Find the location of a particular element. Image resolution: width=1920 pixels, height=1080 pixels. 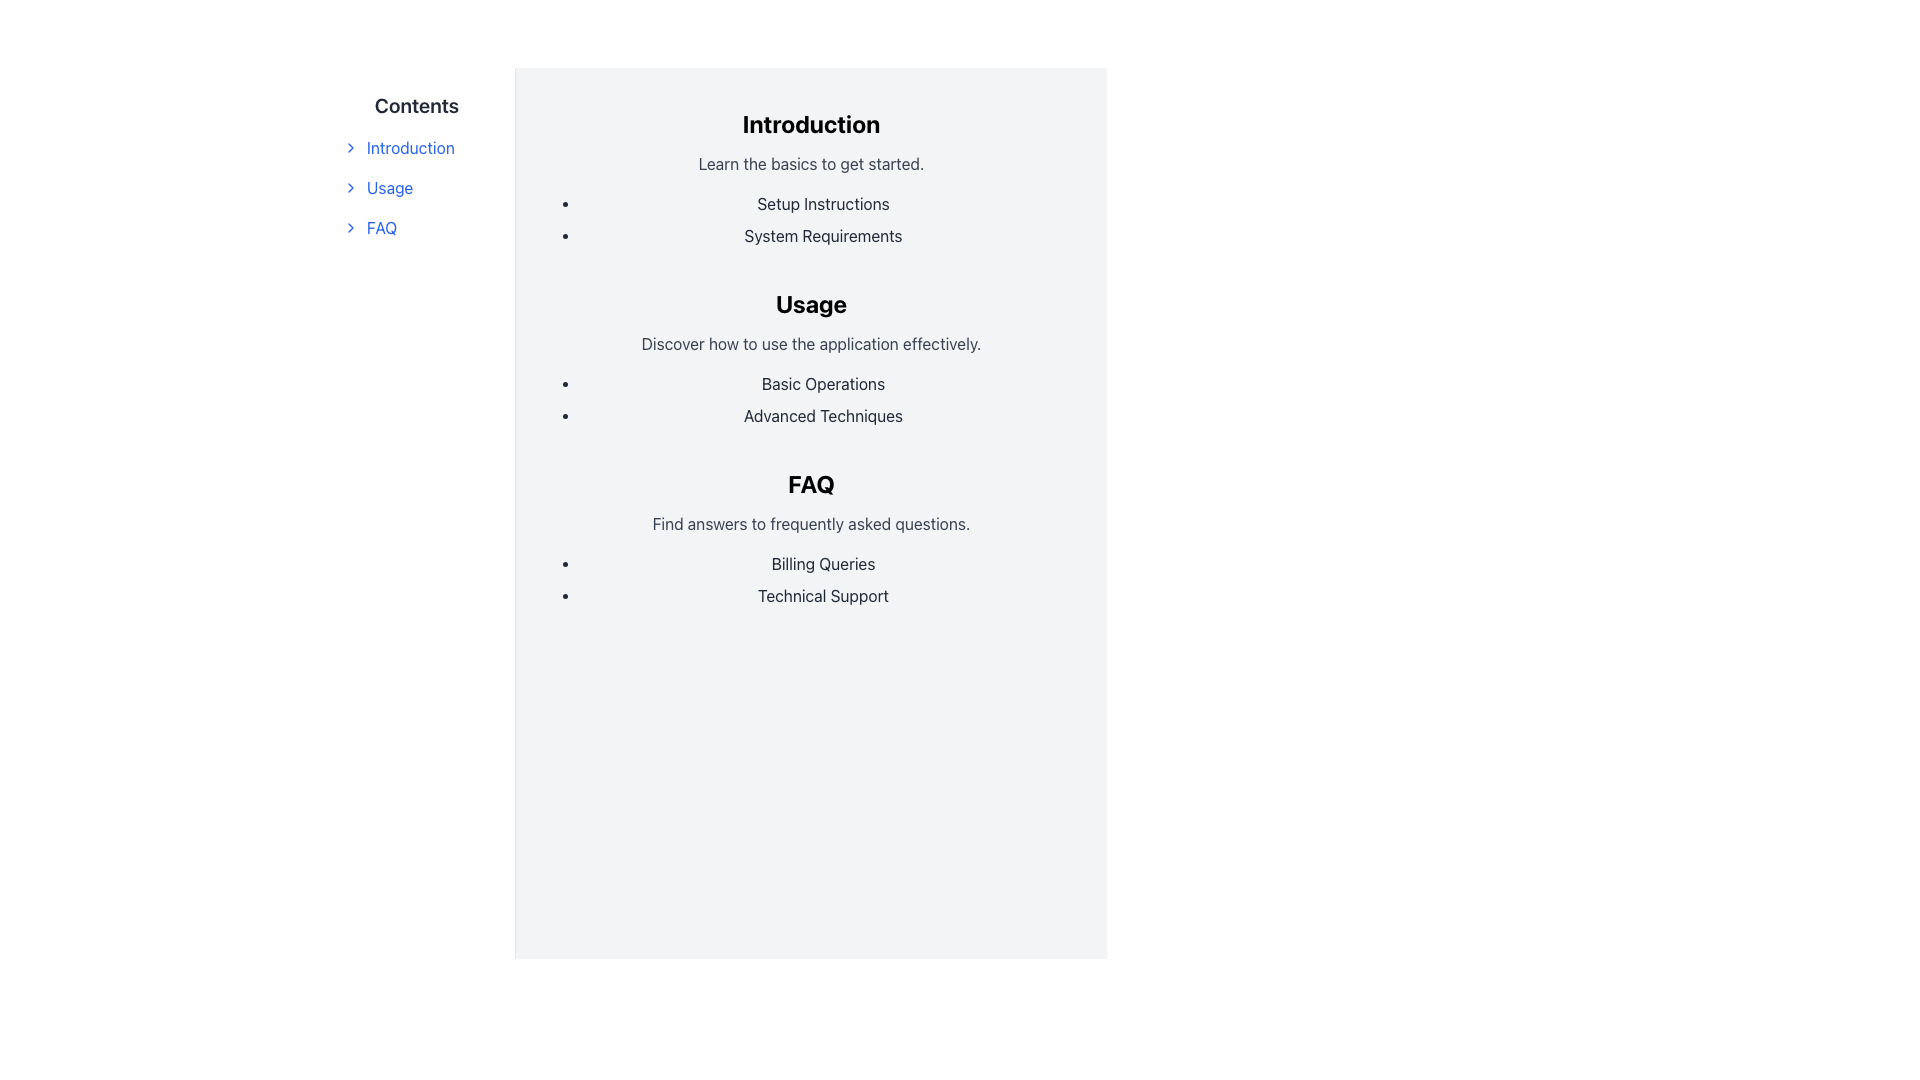

the text label for technical support located under the 'Billing Queries' bullet point in the FAQ section is located at coordinates (823, 595).